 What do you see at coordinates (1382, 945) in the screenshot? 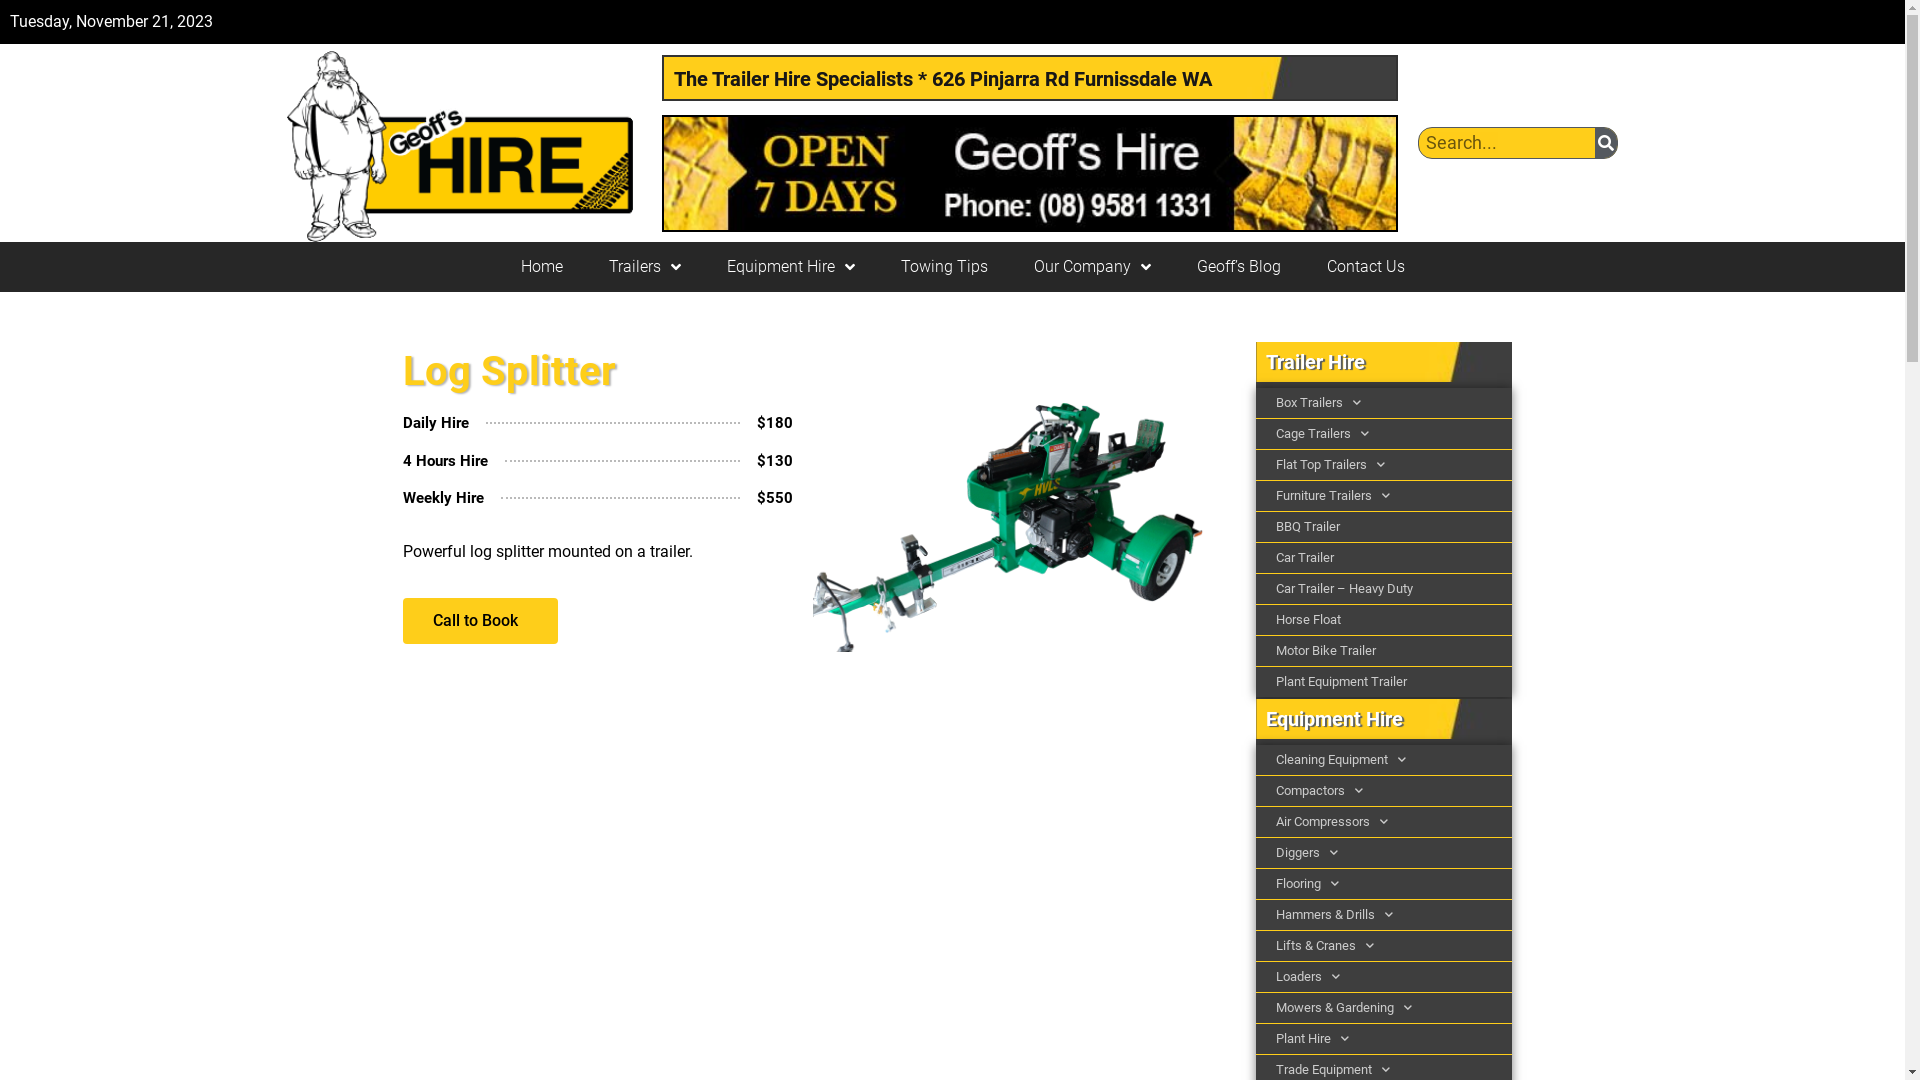
I see `'Lifts & Cranes'` at bounding box center [1382, 945].